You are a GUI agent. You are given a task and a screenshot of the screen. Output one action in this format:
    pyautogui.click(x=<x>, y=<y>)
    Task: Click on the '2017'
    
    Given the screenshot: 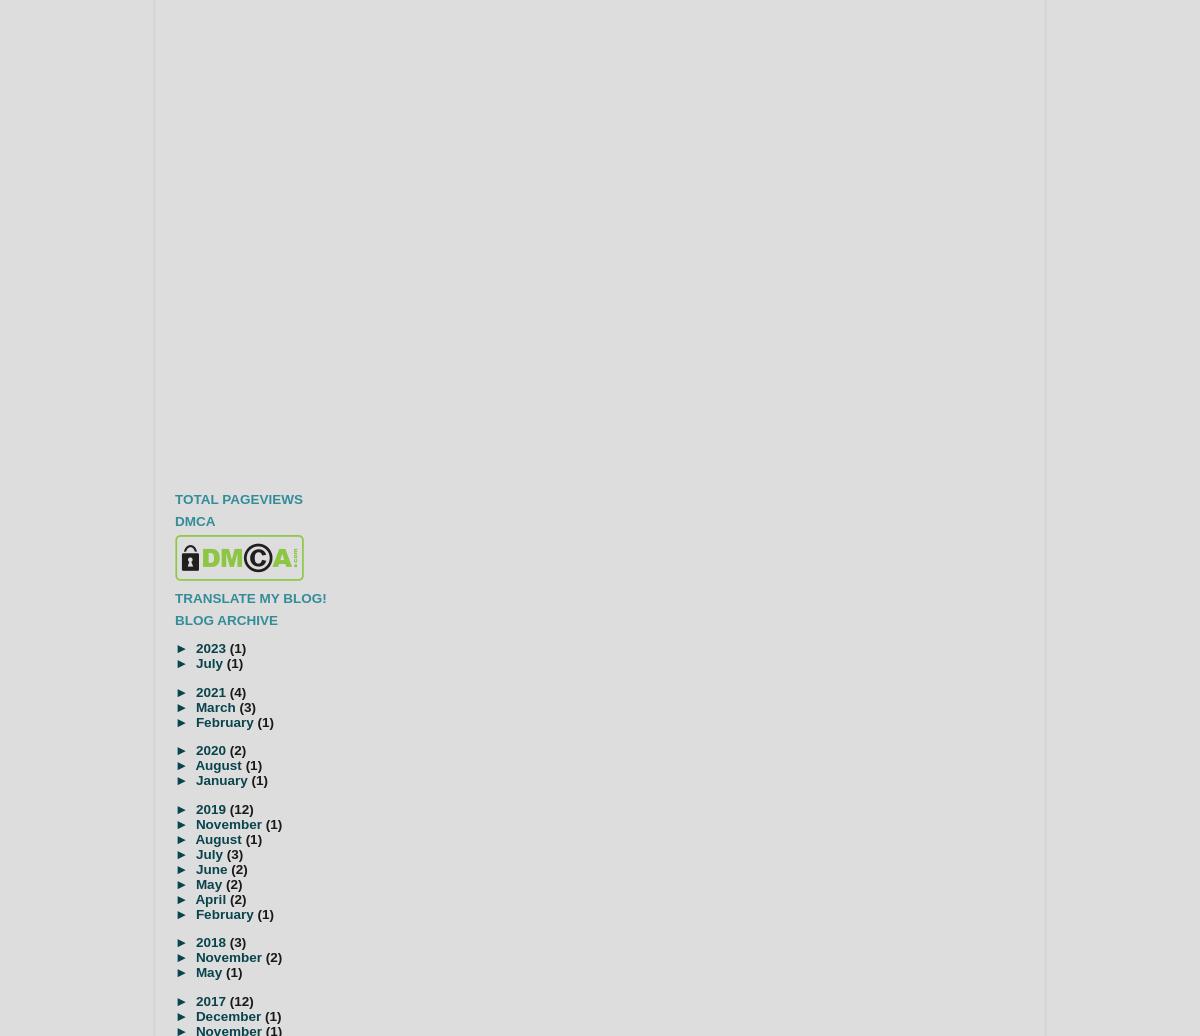 What is the action you would take?
    pyautogui.click(x=211, y=1000)
    